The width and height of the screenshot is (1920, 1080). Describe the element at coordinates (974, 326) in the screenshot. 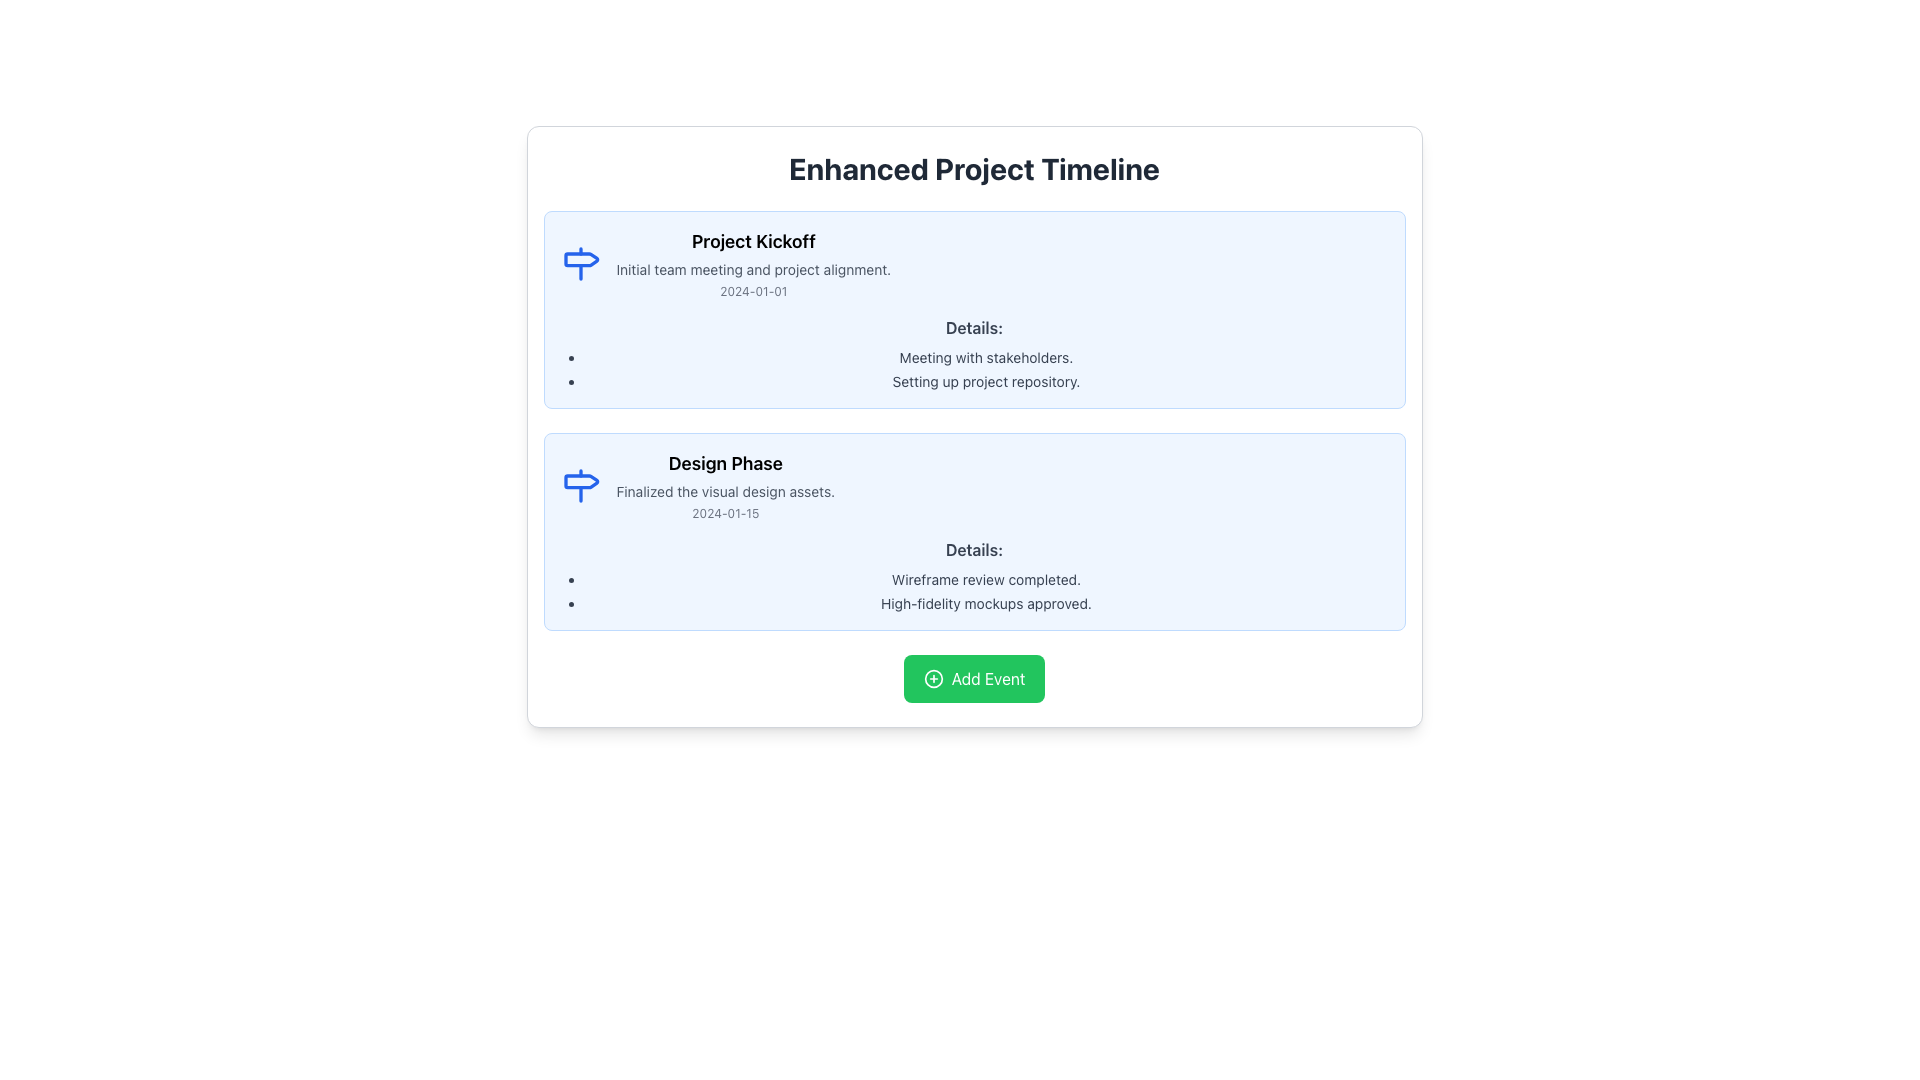

I see `the text label displaying 'Details:' in bold gray font, which acts as a section header above the details list in the 'Project Kickoff' section` at that location.